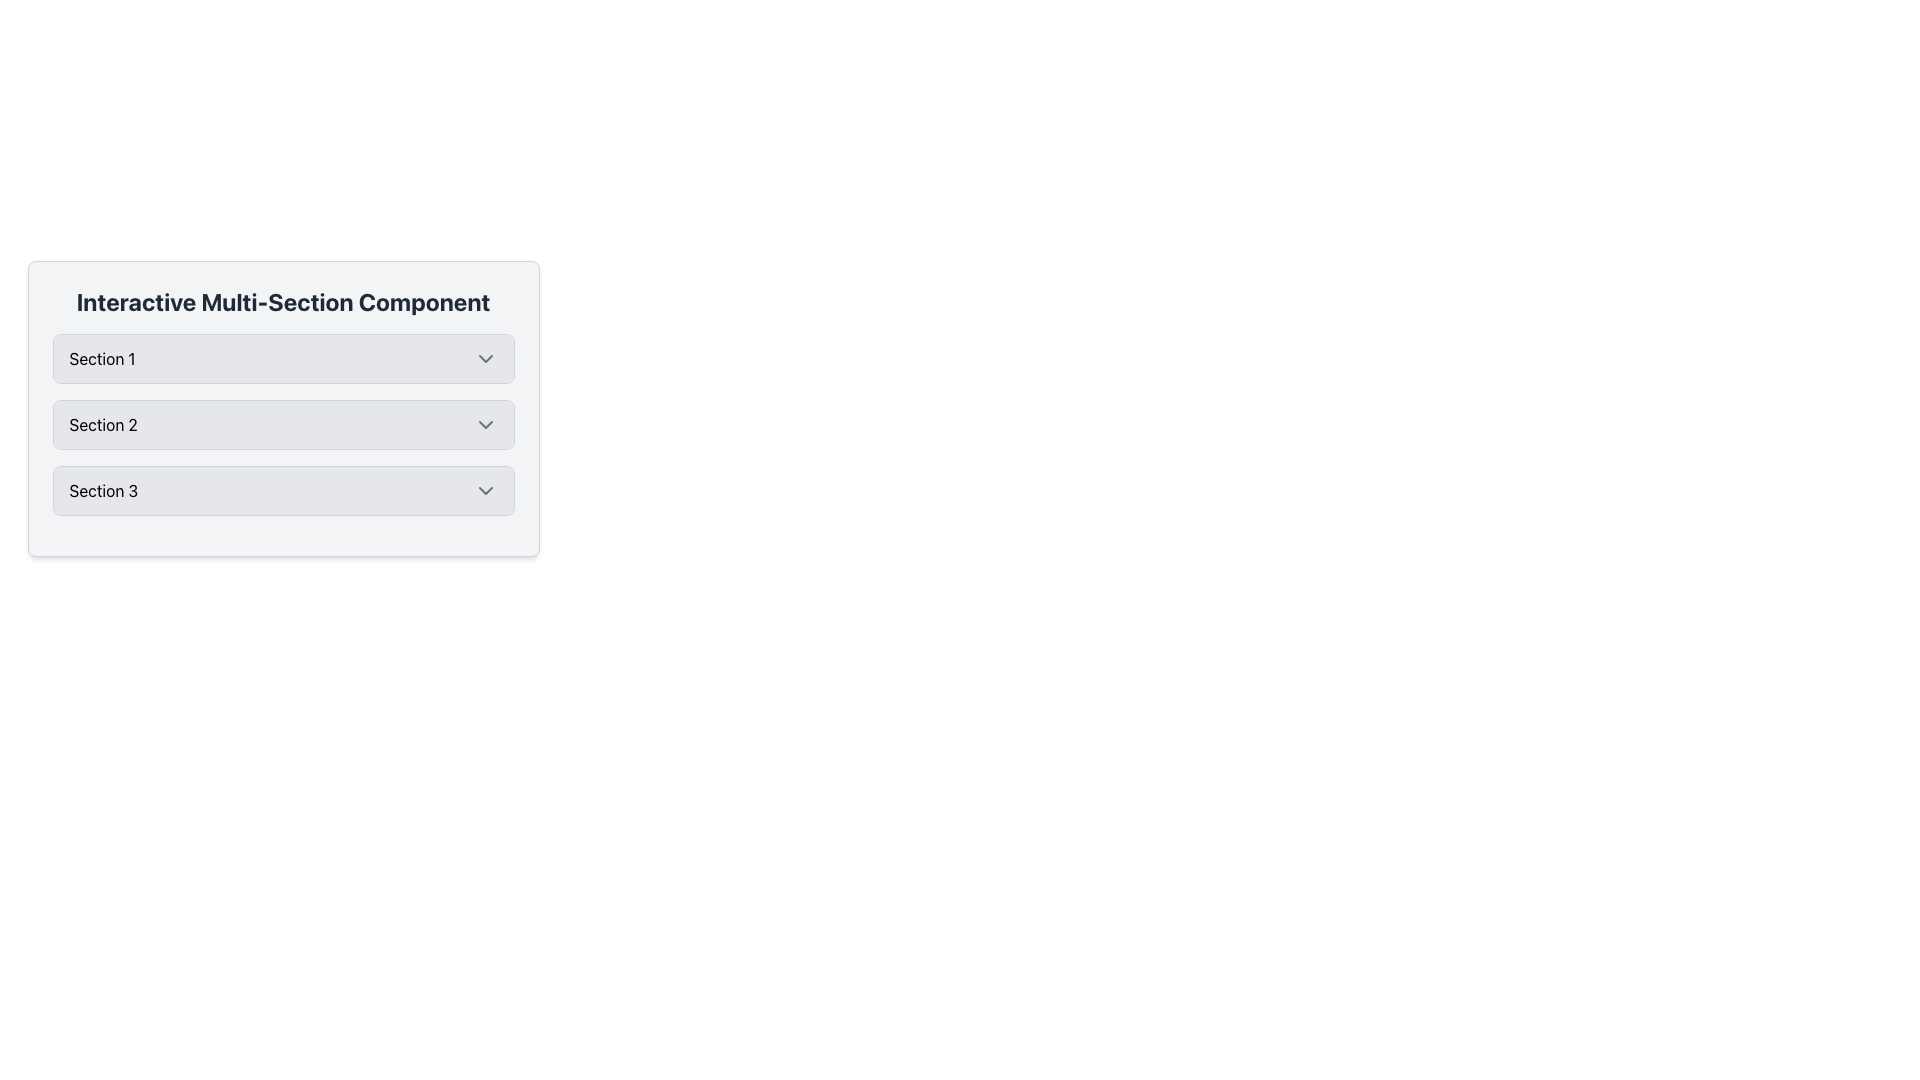  What do you see at coordinates (282, 301) in the screenshot?
I see `the bold text label reading 'Interactive Multi-Section Component', which is prominently displayed above three sections labeled 'Section 1', 'Section 2', and 'Section 3'` at bounding box center [282, 301].